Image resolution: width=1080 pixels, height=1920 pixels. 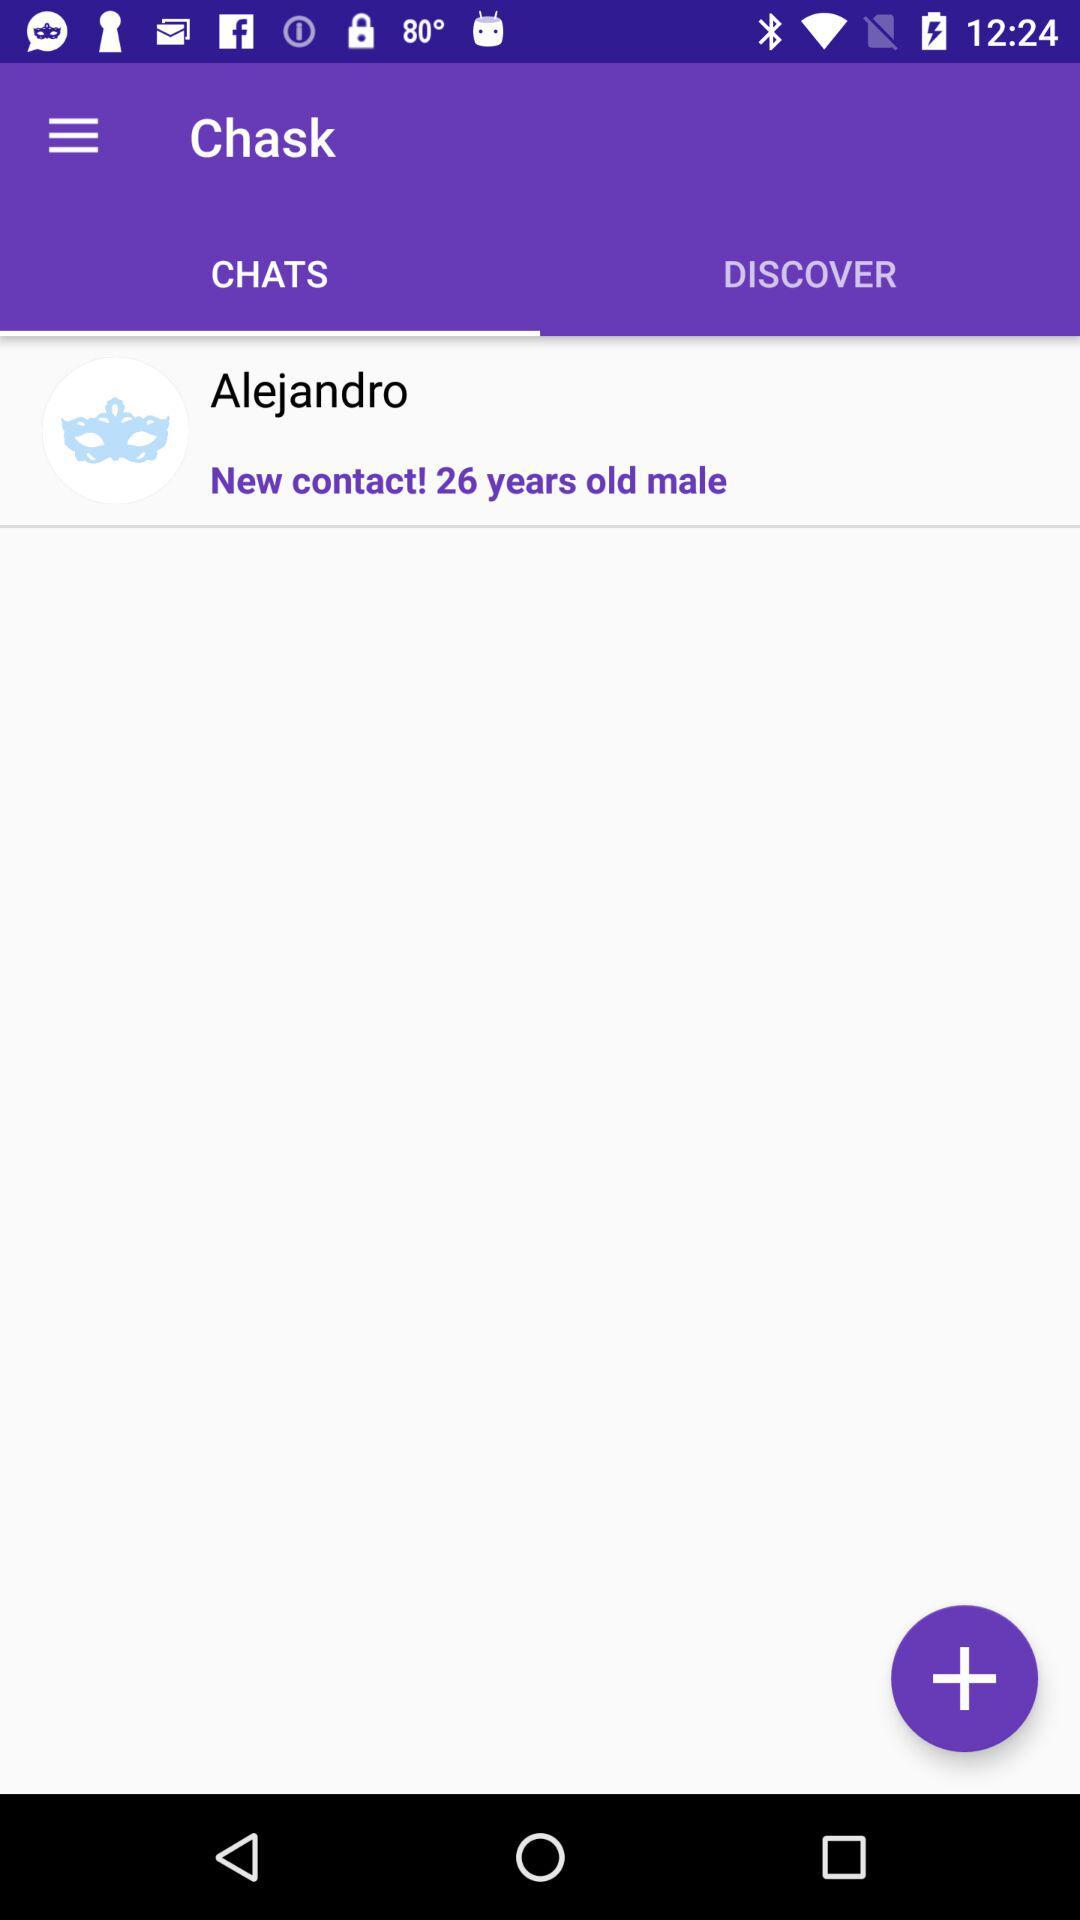 I want to click on the item below discover, so click(x=963, y=1678).